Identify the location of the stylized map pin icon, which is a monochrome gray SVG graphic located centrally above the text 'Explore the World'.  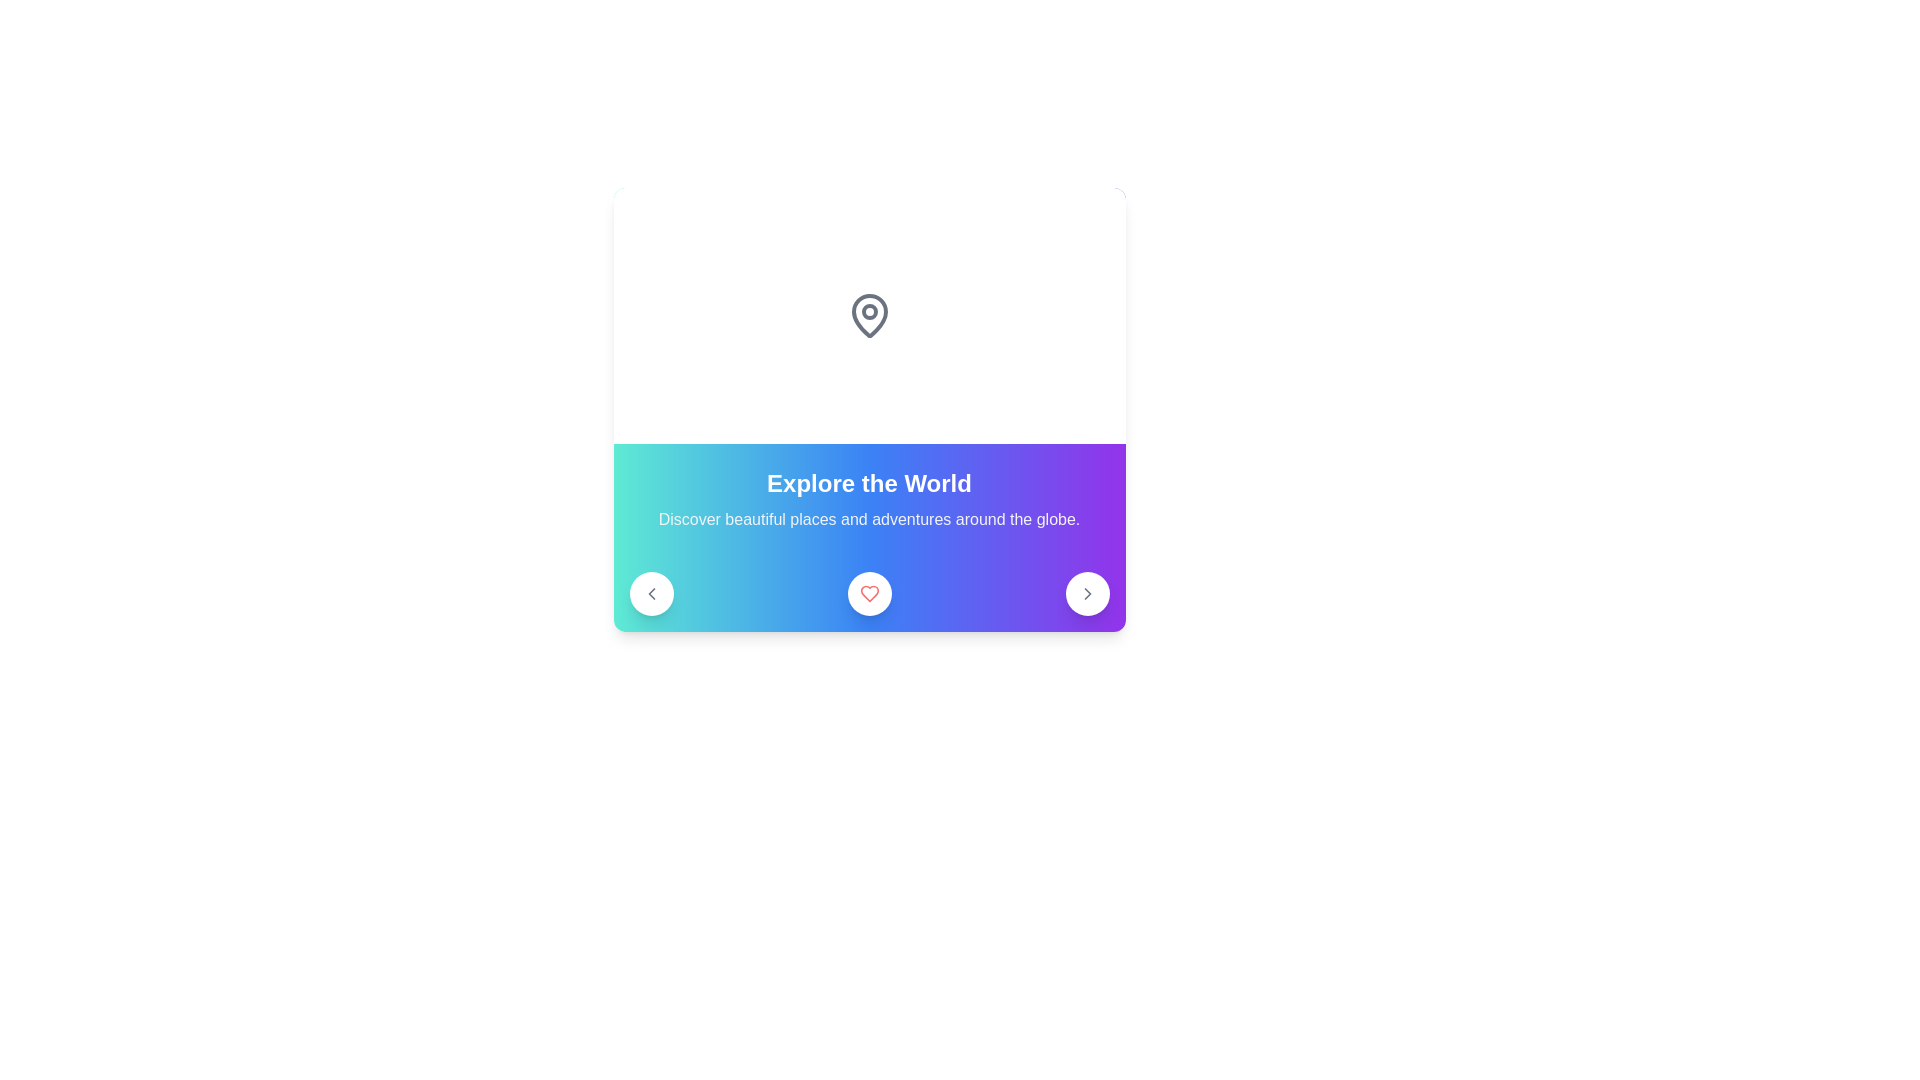
(869, 315).